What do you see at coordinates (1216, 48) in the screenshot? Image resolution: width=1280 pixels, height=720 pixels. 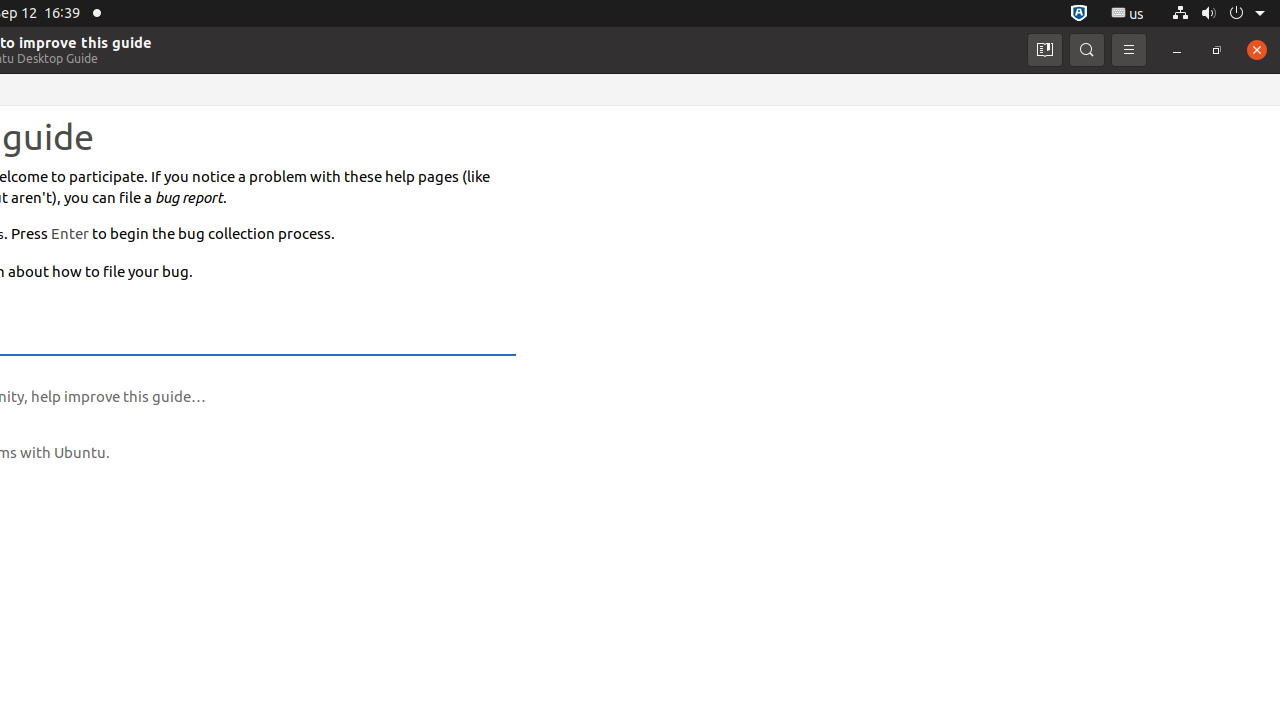 I see `'Restore'` at bounding box center [1216, 48].